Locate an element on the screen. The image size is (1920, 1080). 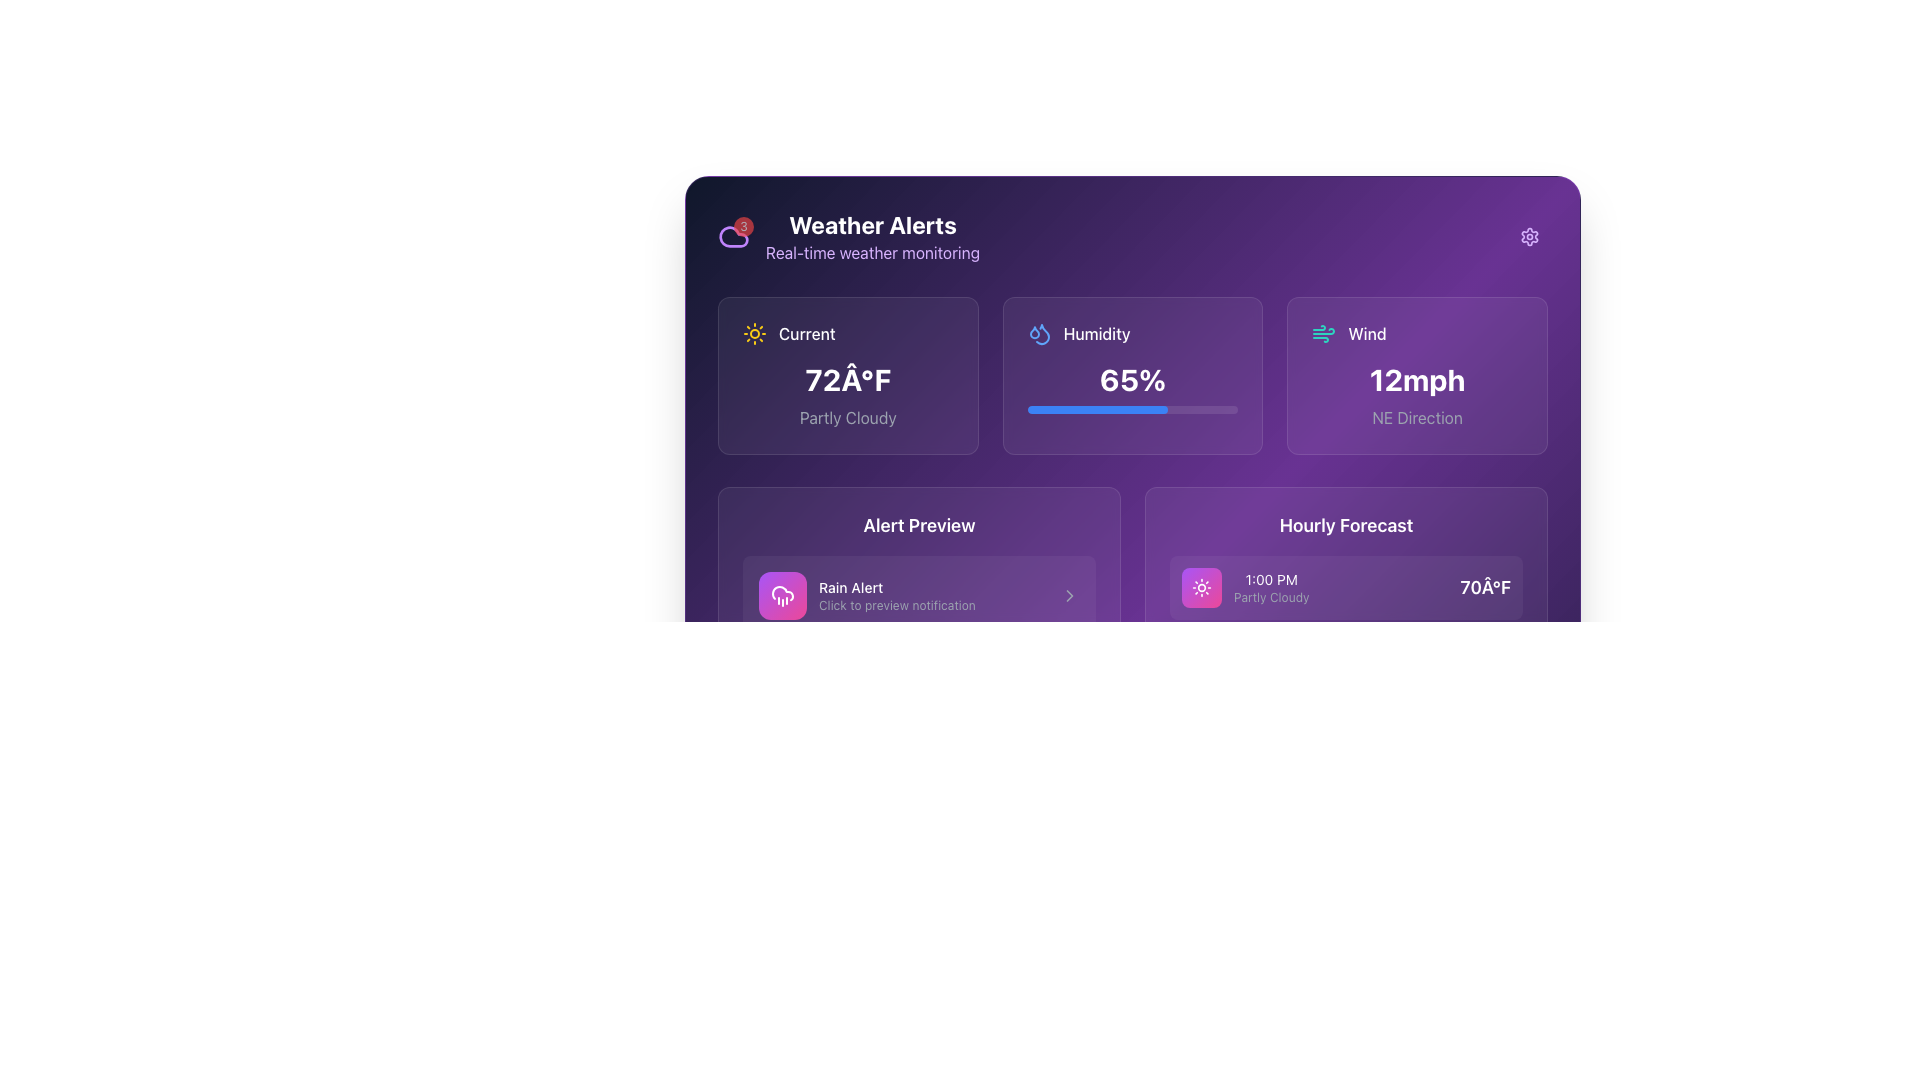
the temperature text '72°F' displayed in bold white font, which is centrally positioned in the 'Current' card with a dark background is located at coordinates (848, 380).